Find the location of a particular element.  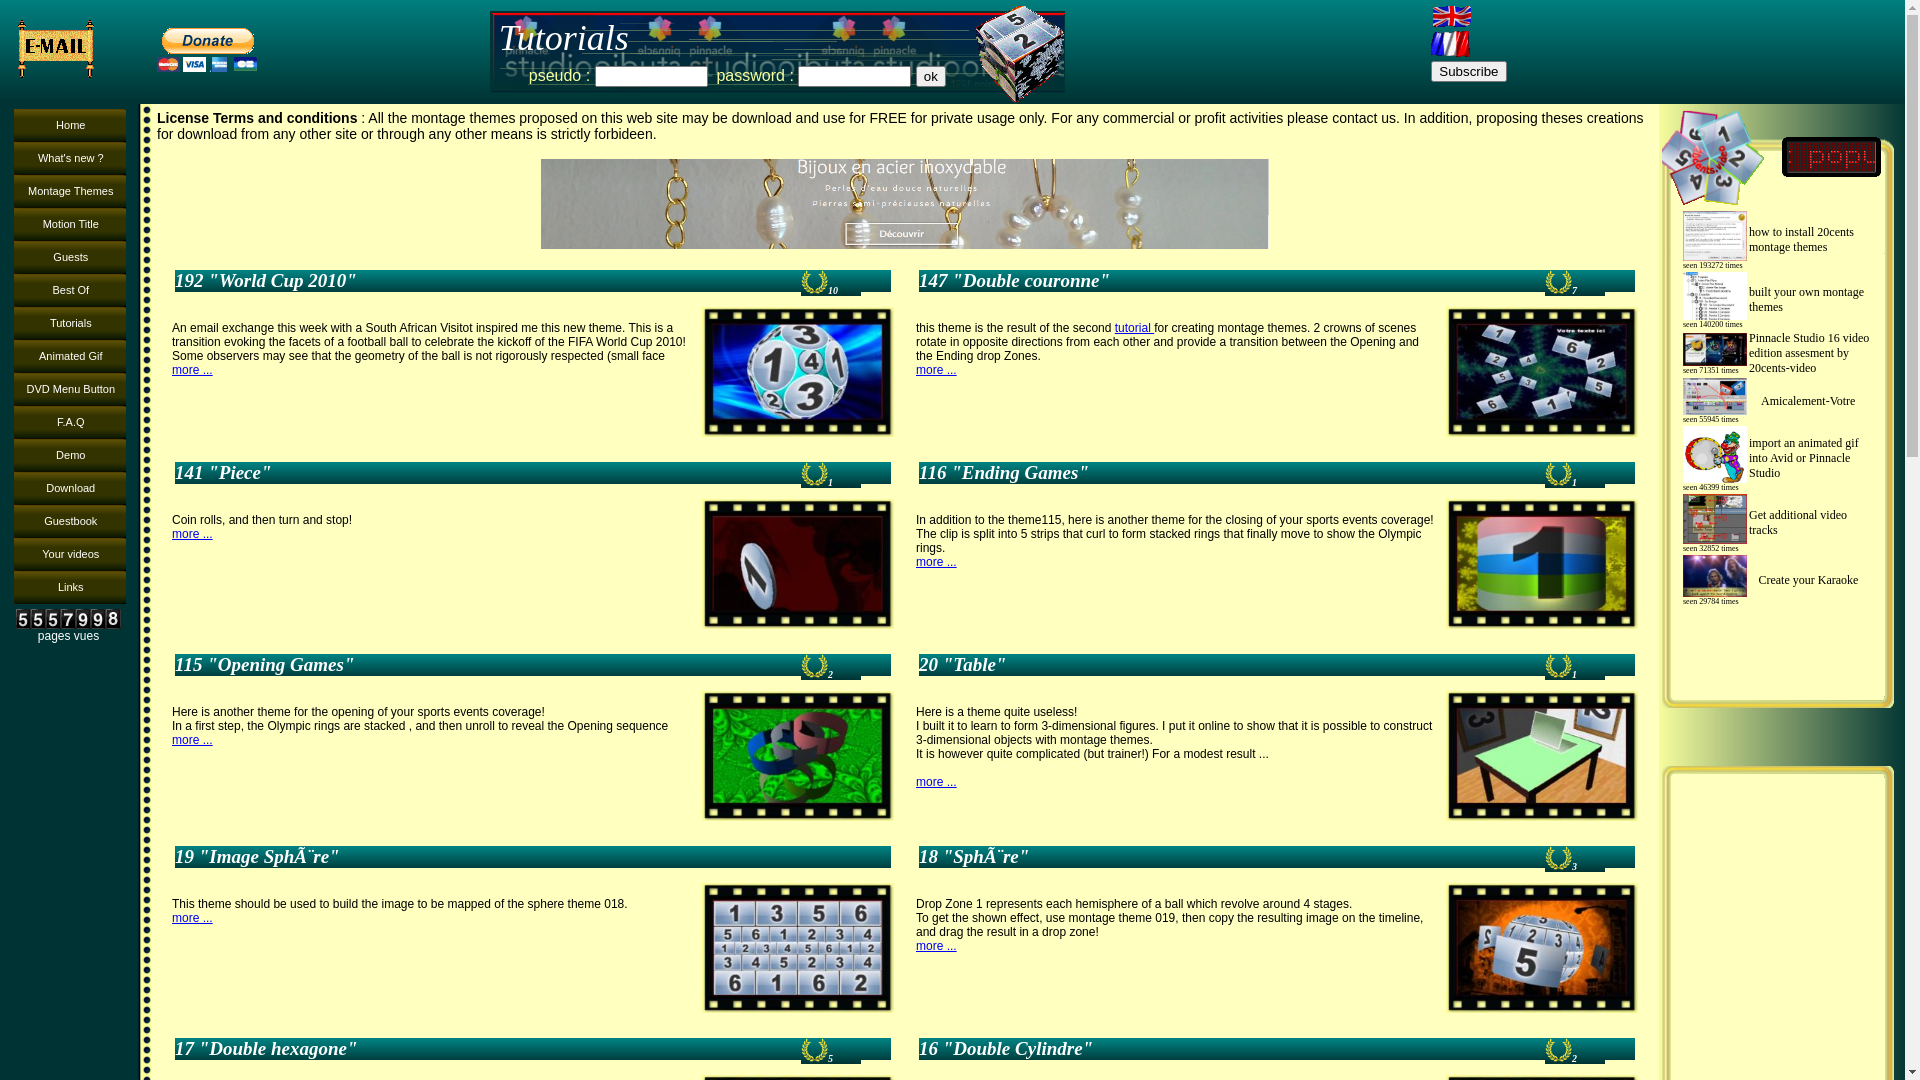

'Motion Title' is located at coordinates (70, 224).